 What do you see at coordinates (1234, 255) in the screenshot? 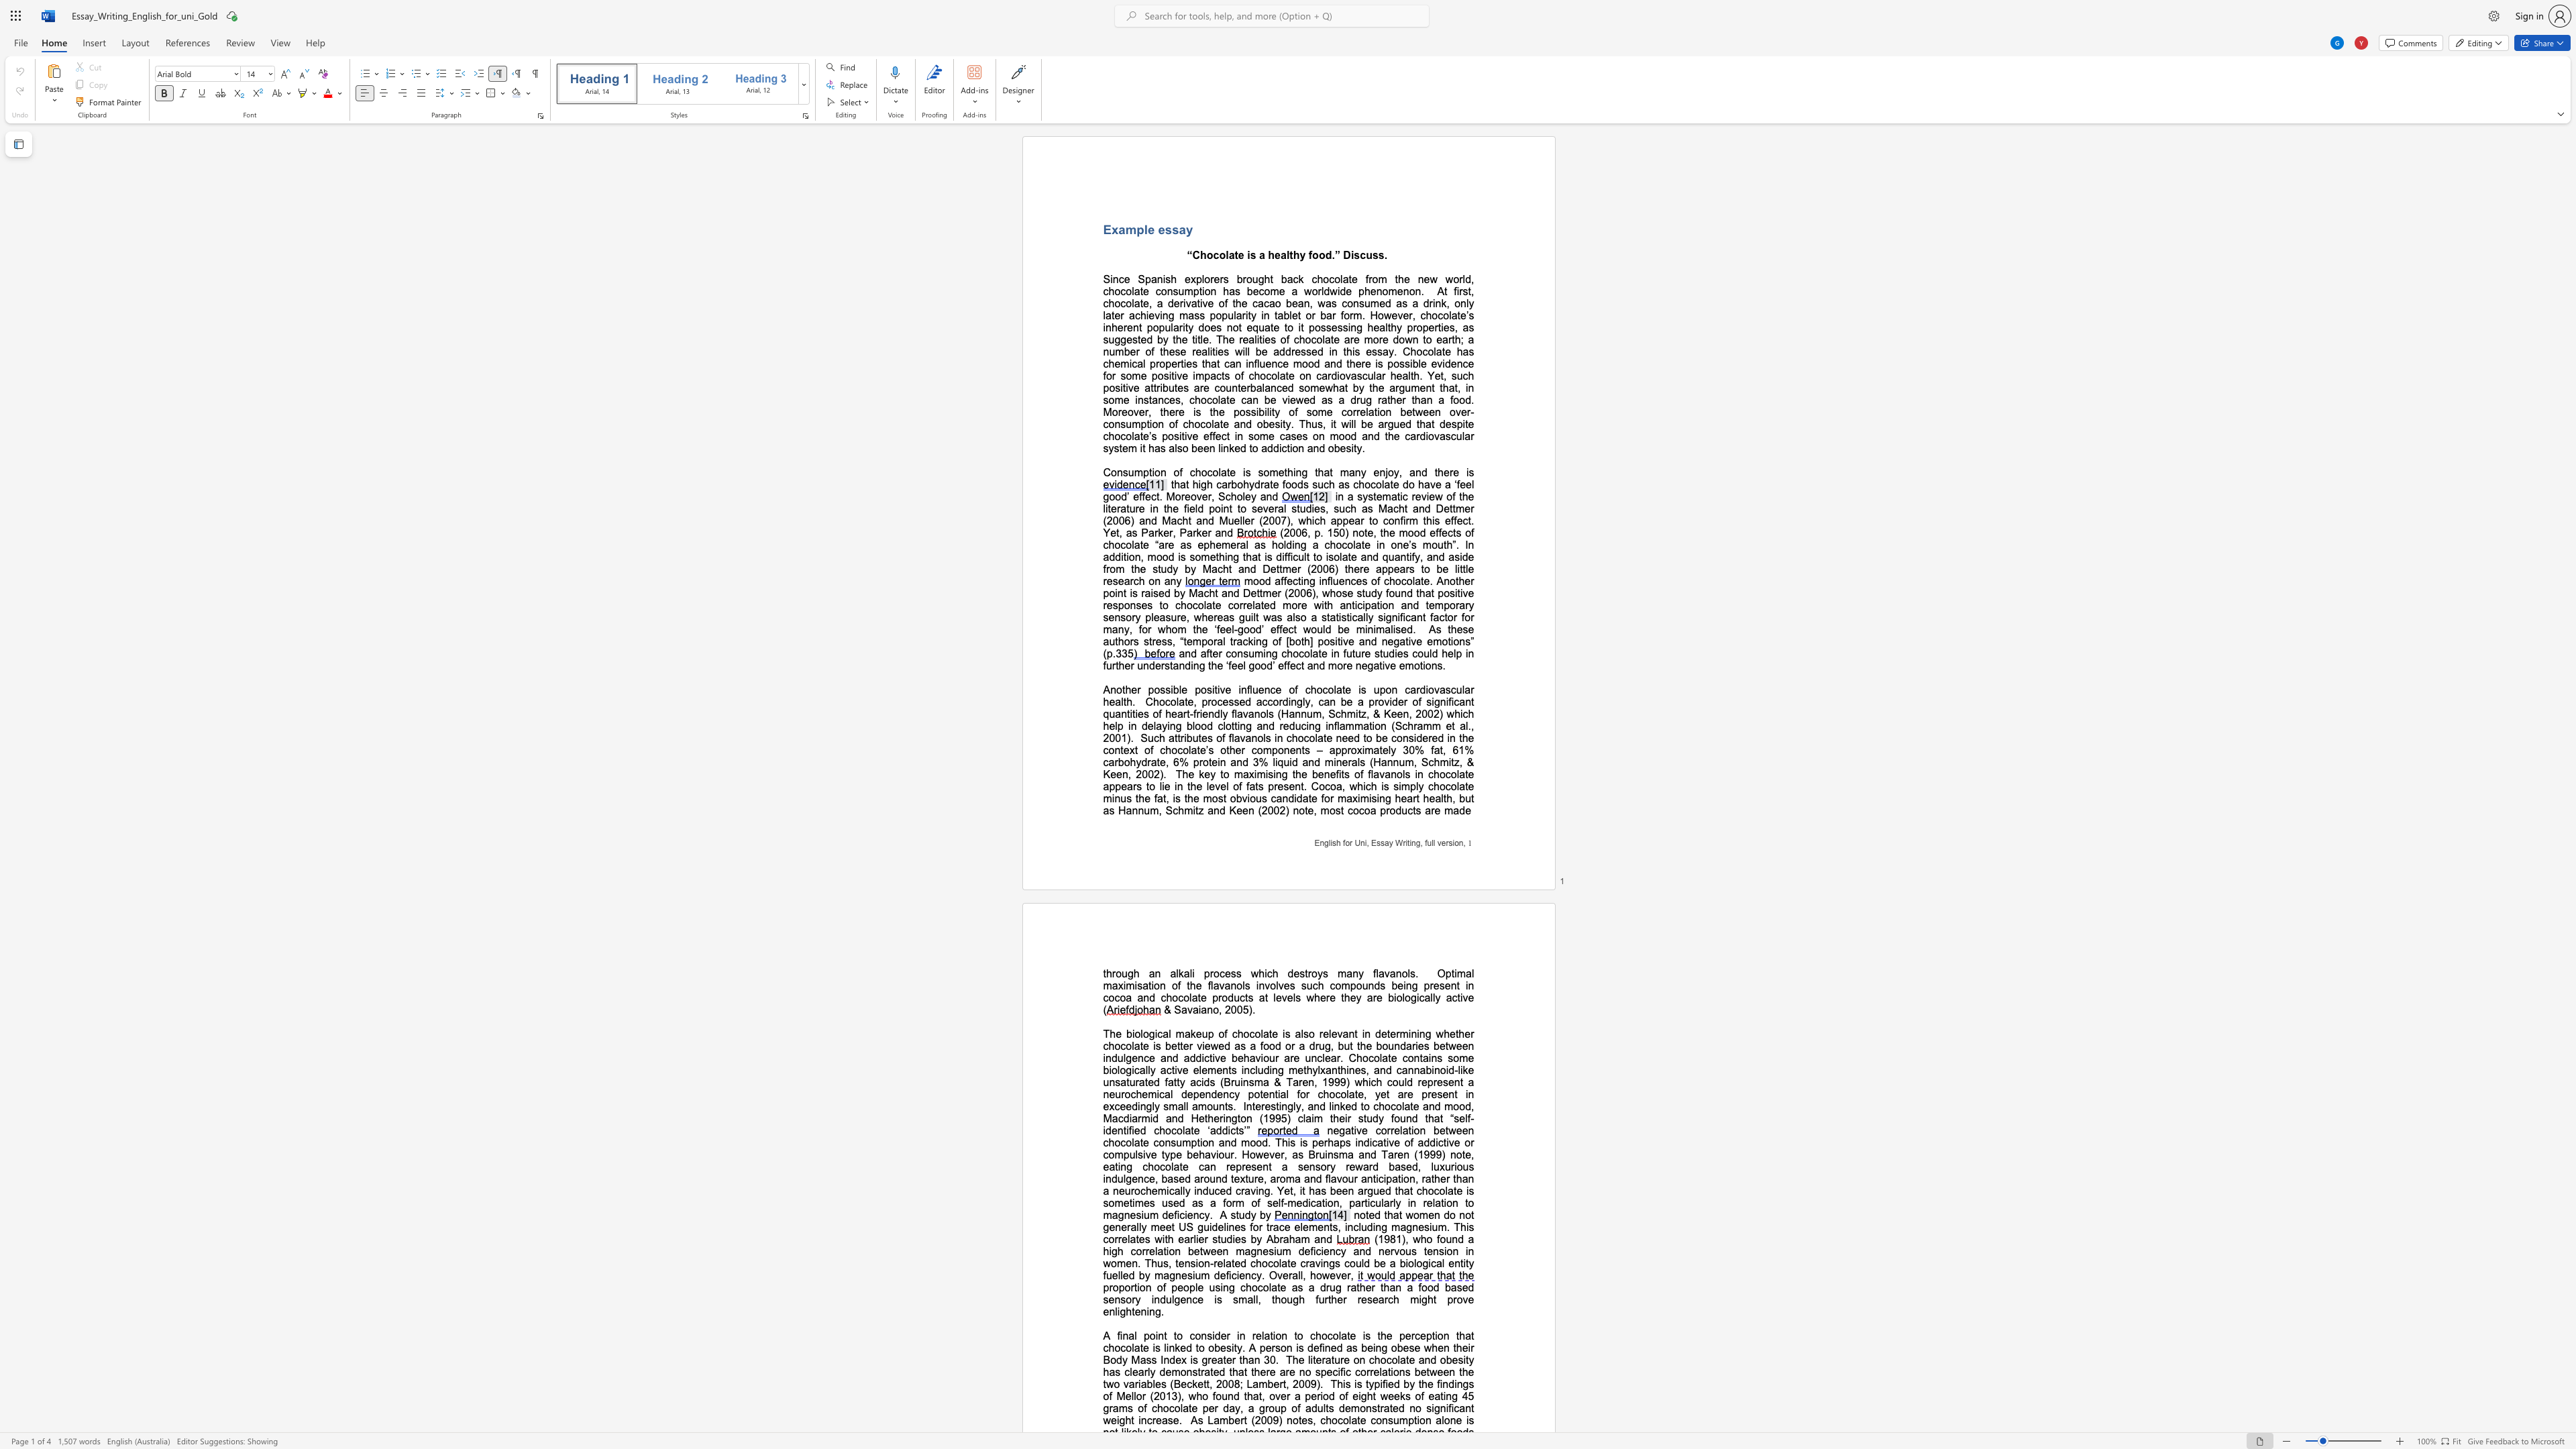
I see `the subset text "te" within the text "Chocolate is a healthy food.” Discuss."` at bounding box center [1234, 255].